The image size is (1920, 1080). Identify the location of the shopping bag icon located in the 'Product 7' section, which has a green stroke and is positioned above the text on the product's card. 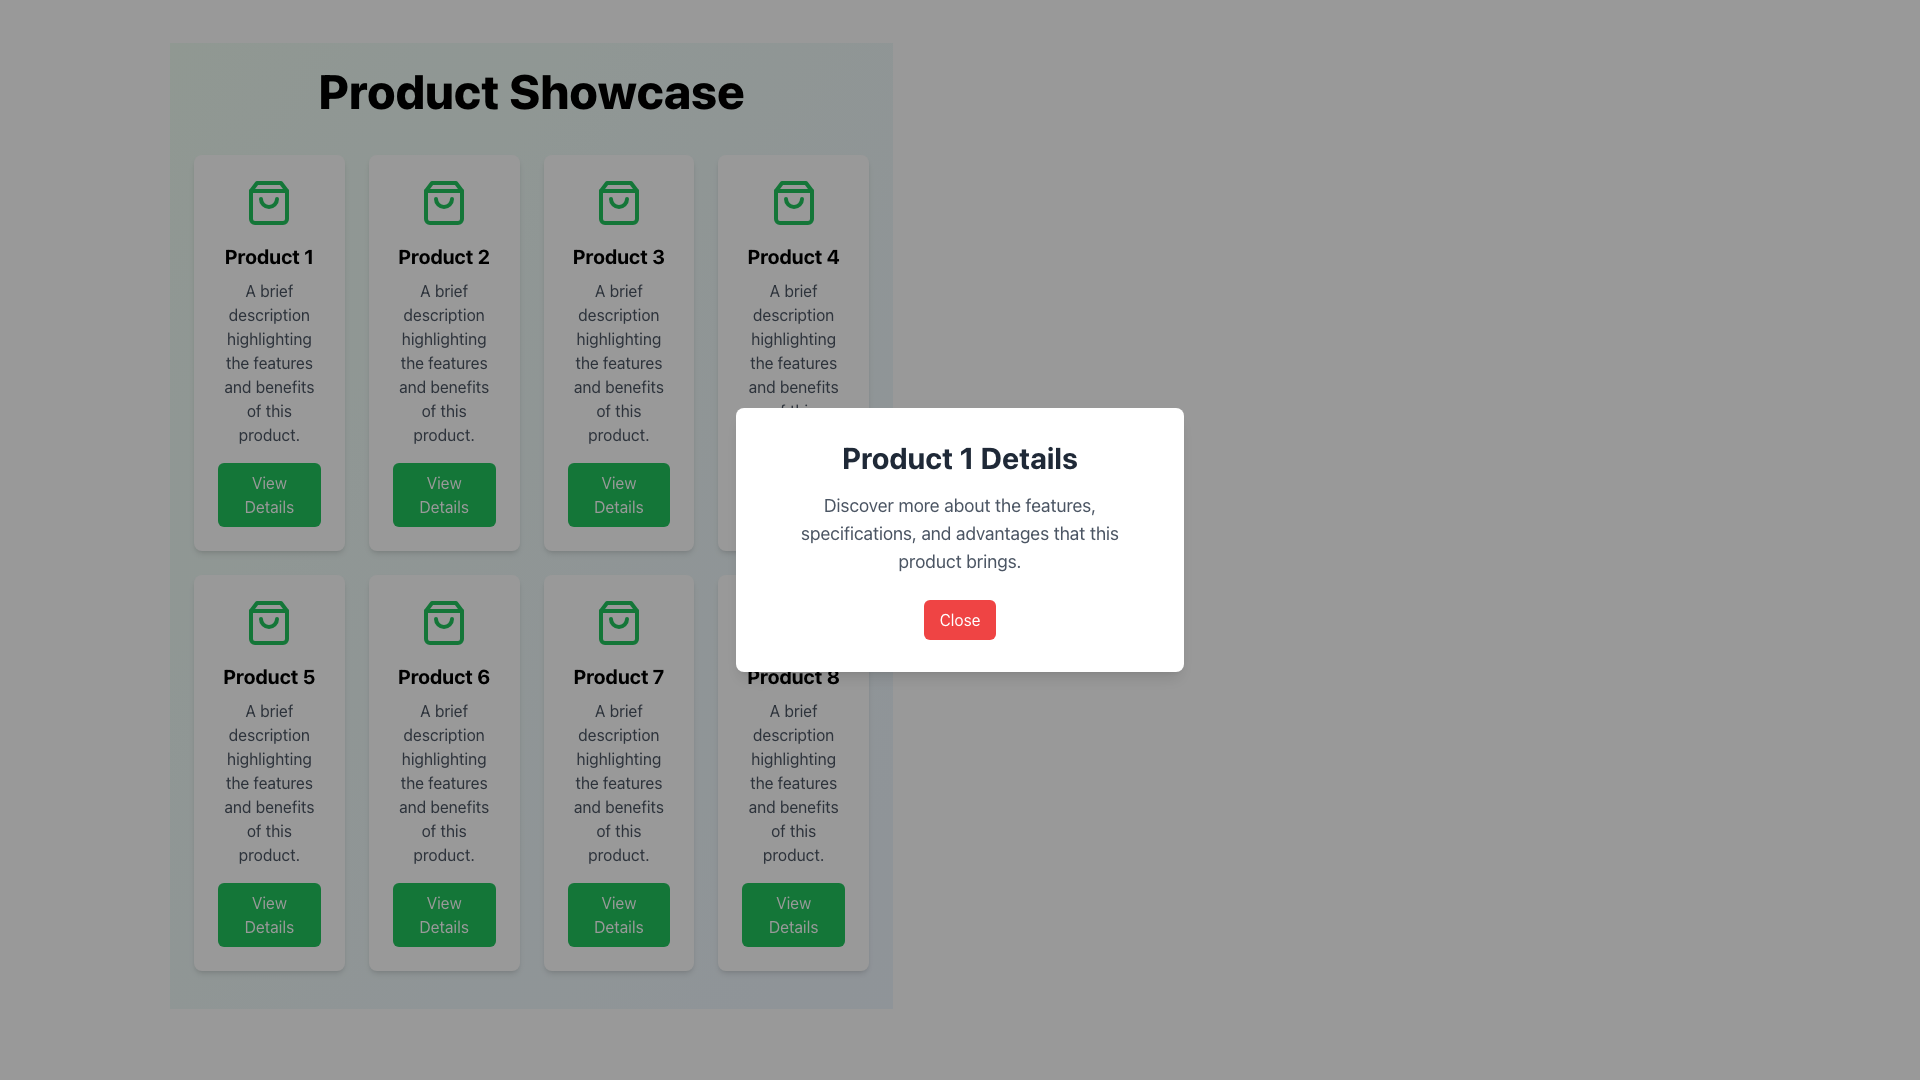
(617, 622).